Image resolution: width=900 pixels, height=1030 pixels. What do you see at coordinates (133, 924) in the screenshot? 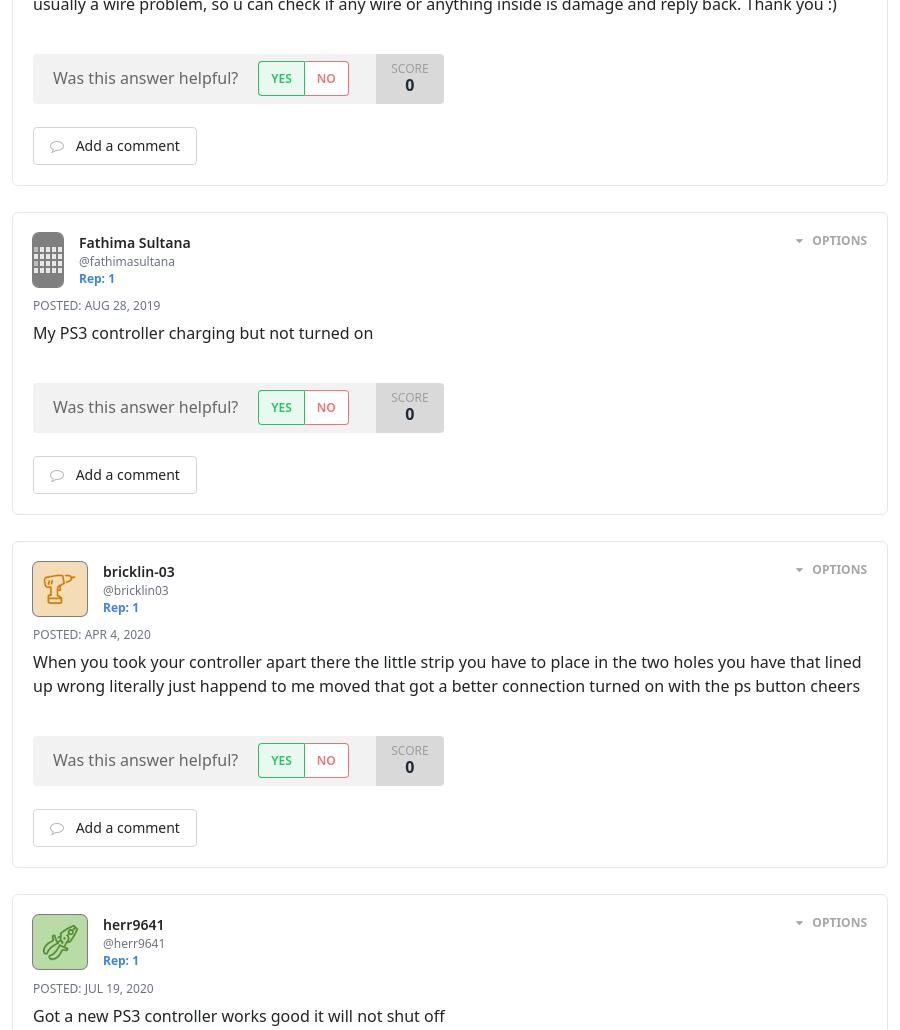
I see `'herr9641'` at bounding box center [133, 924].